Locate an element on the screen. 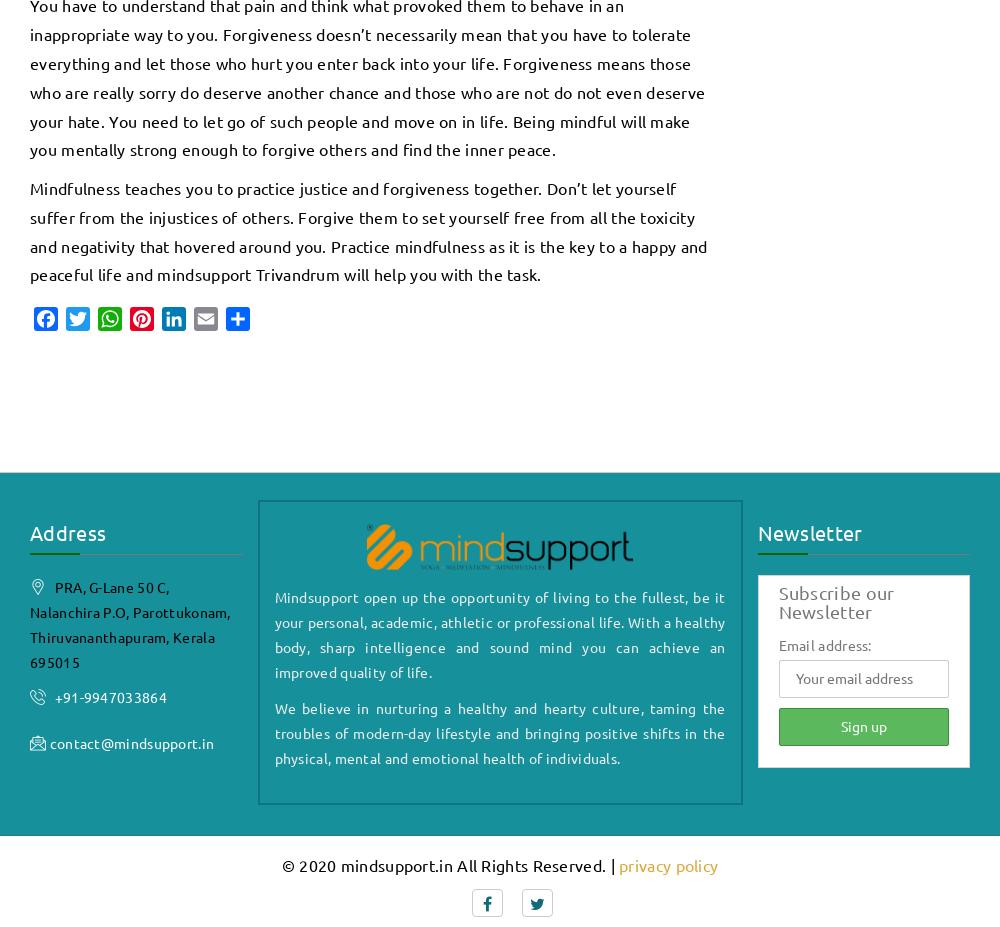  'Email address:' is located at coordinates (823, 644).